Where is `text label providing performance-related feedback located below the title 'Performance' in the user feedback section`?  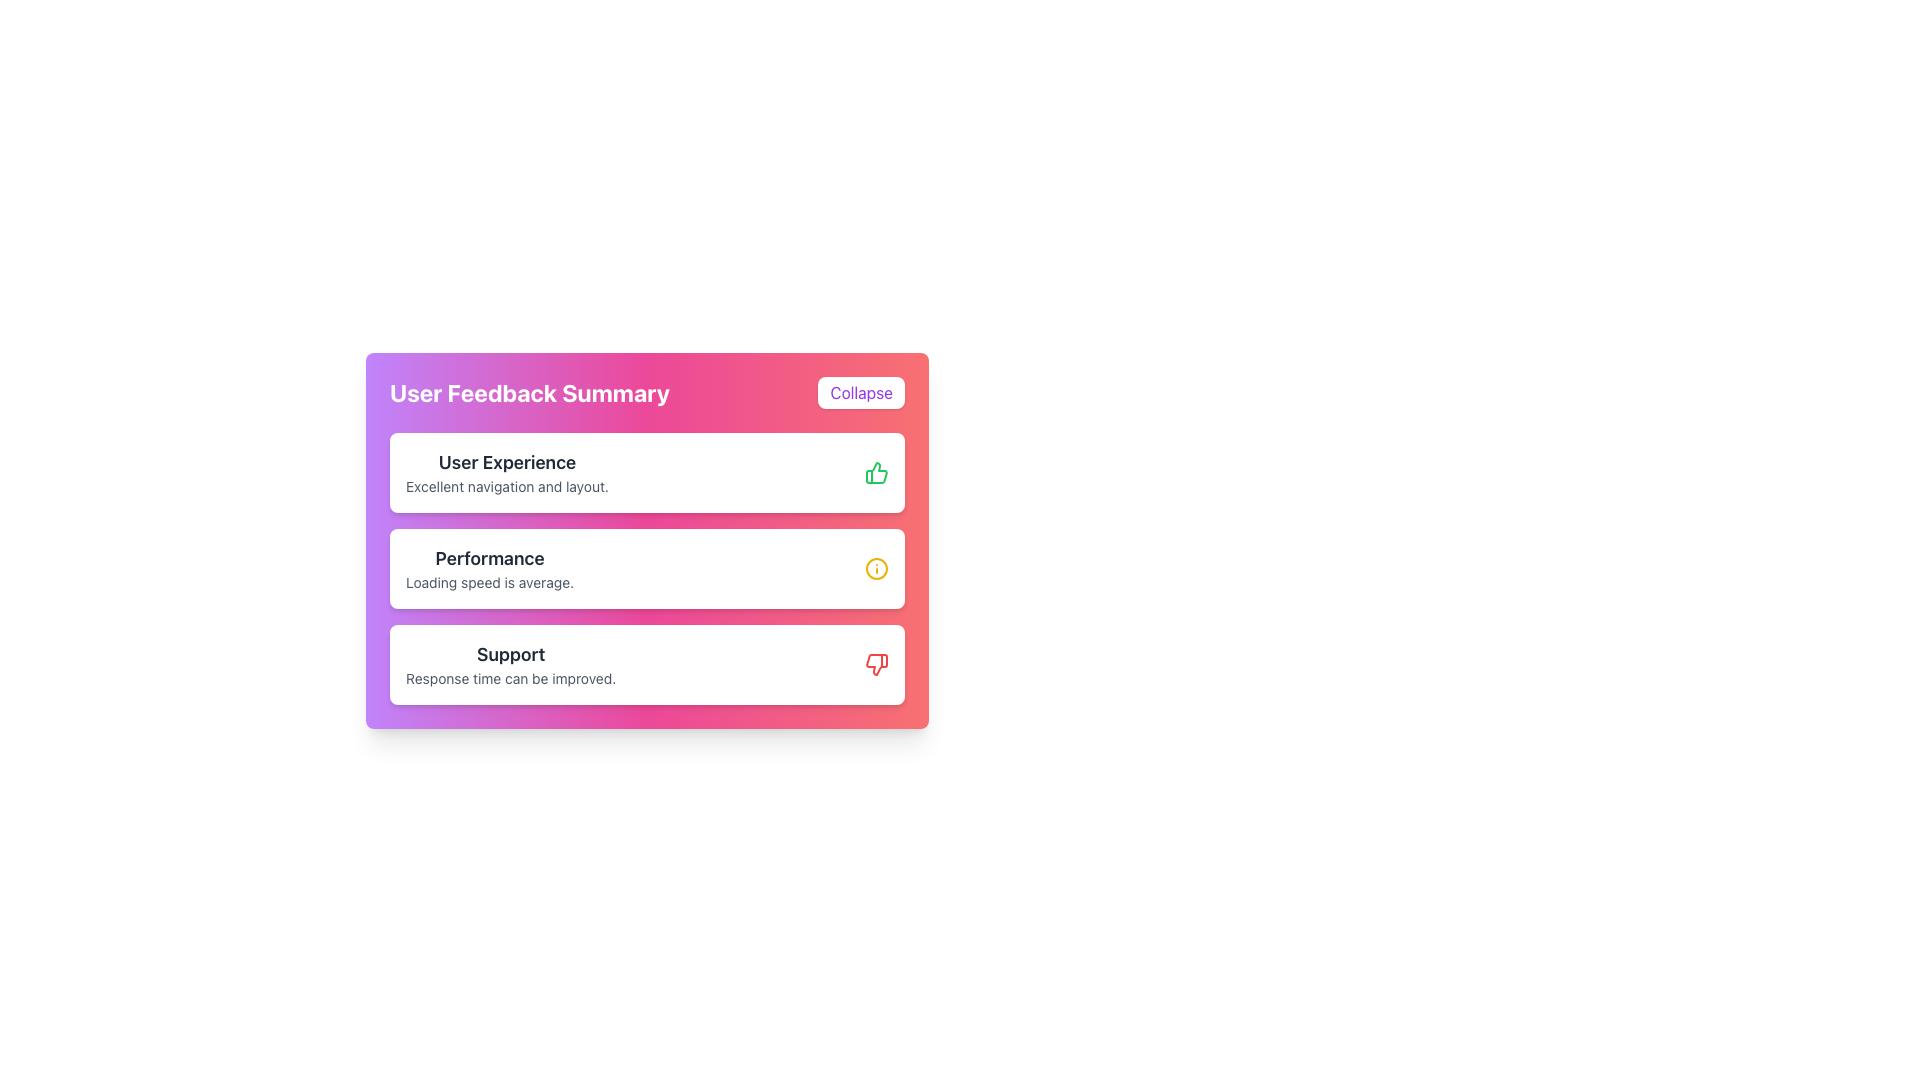 text label providing performance-related feedback located below the title 'Performance' in the user feedback section is located at coordinates (490, 582).